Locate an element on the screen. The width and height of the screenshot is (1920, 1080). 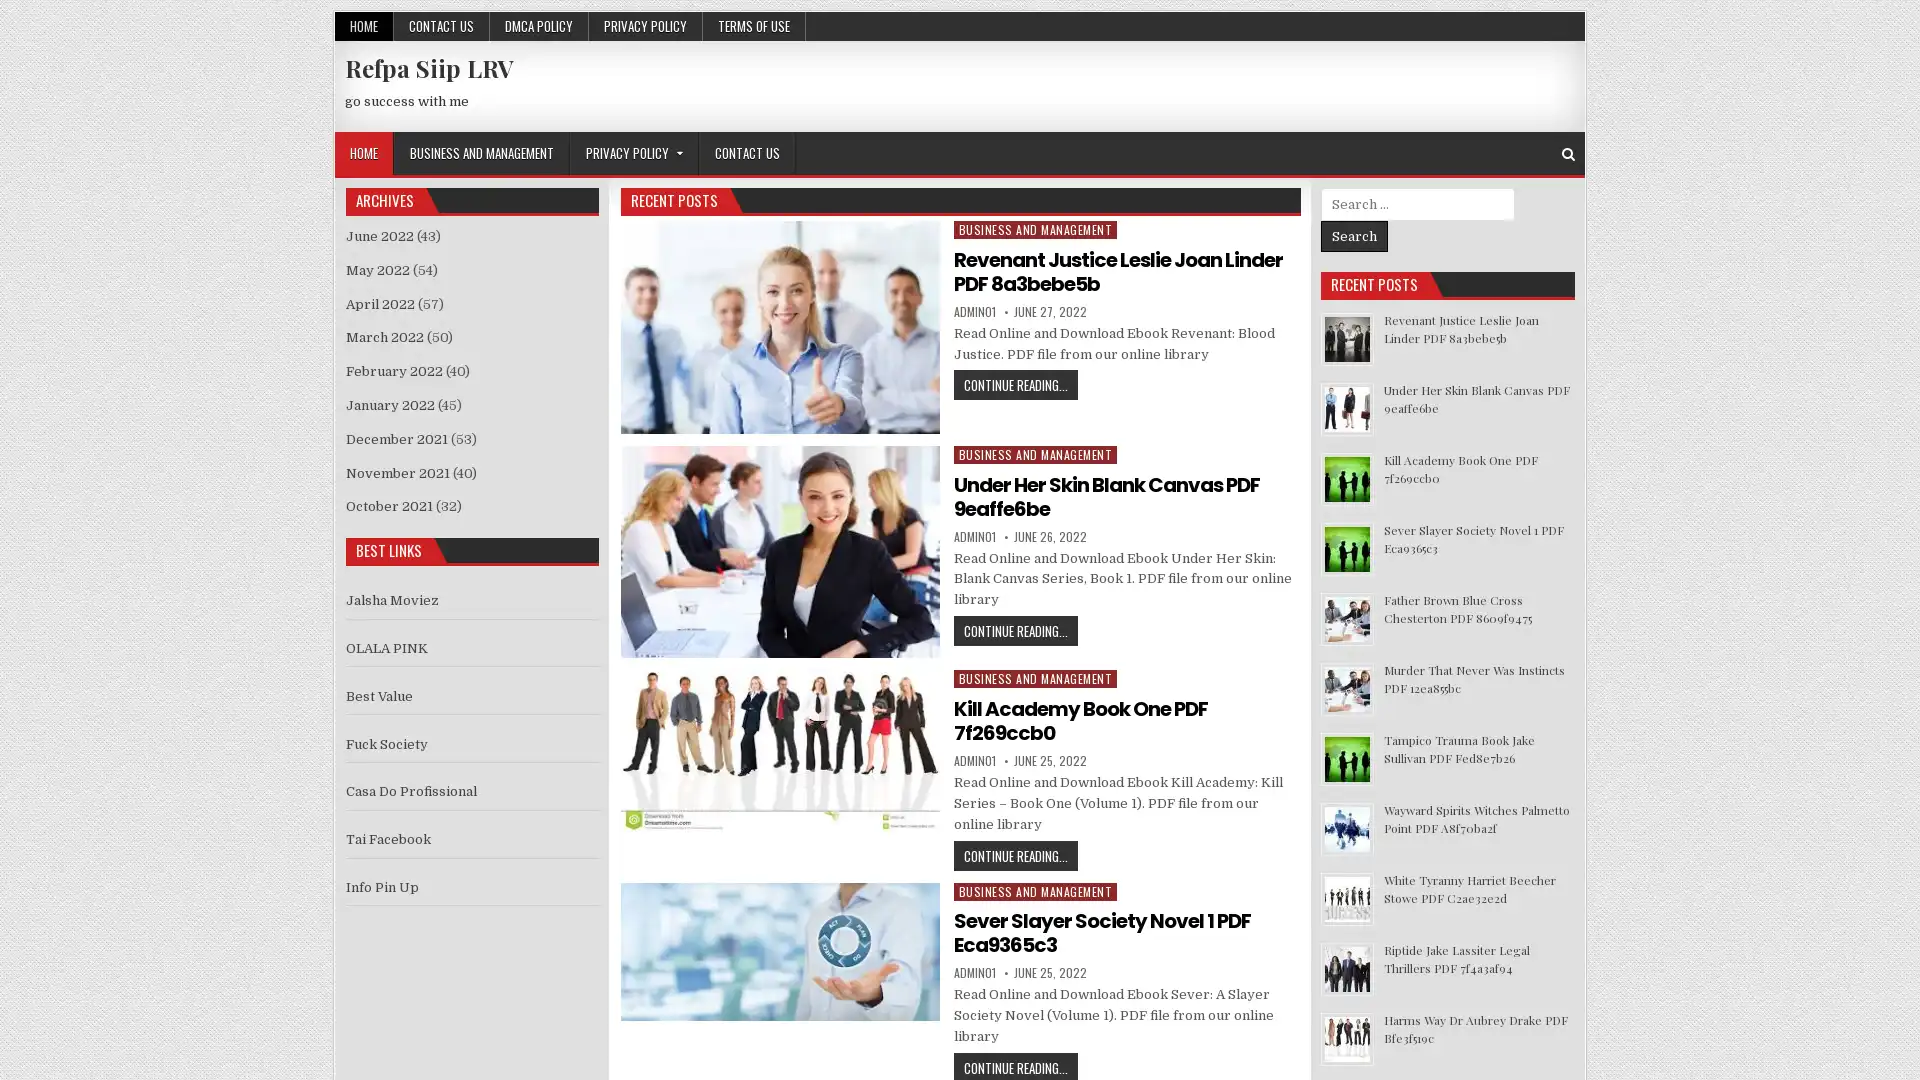
Search is located at coordinates (1354, 235).